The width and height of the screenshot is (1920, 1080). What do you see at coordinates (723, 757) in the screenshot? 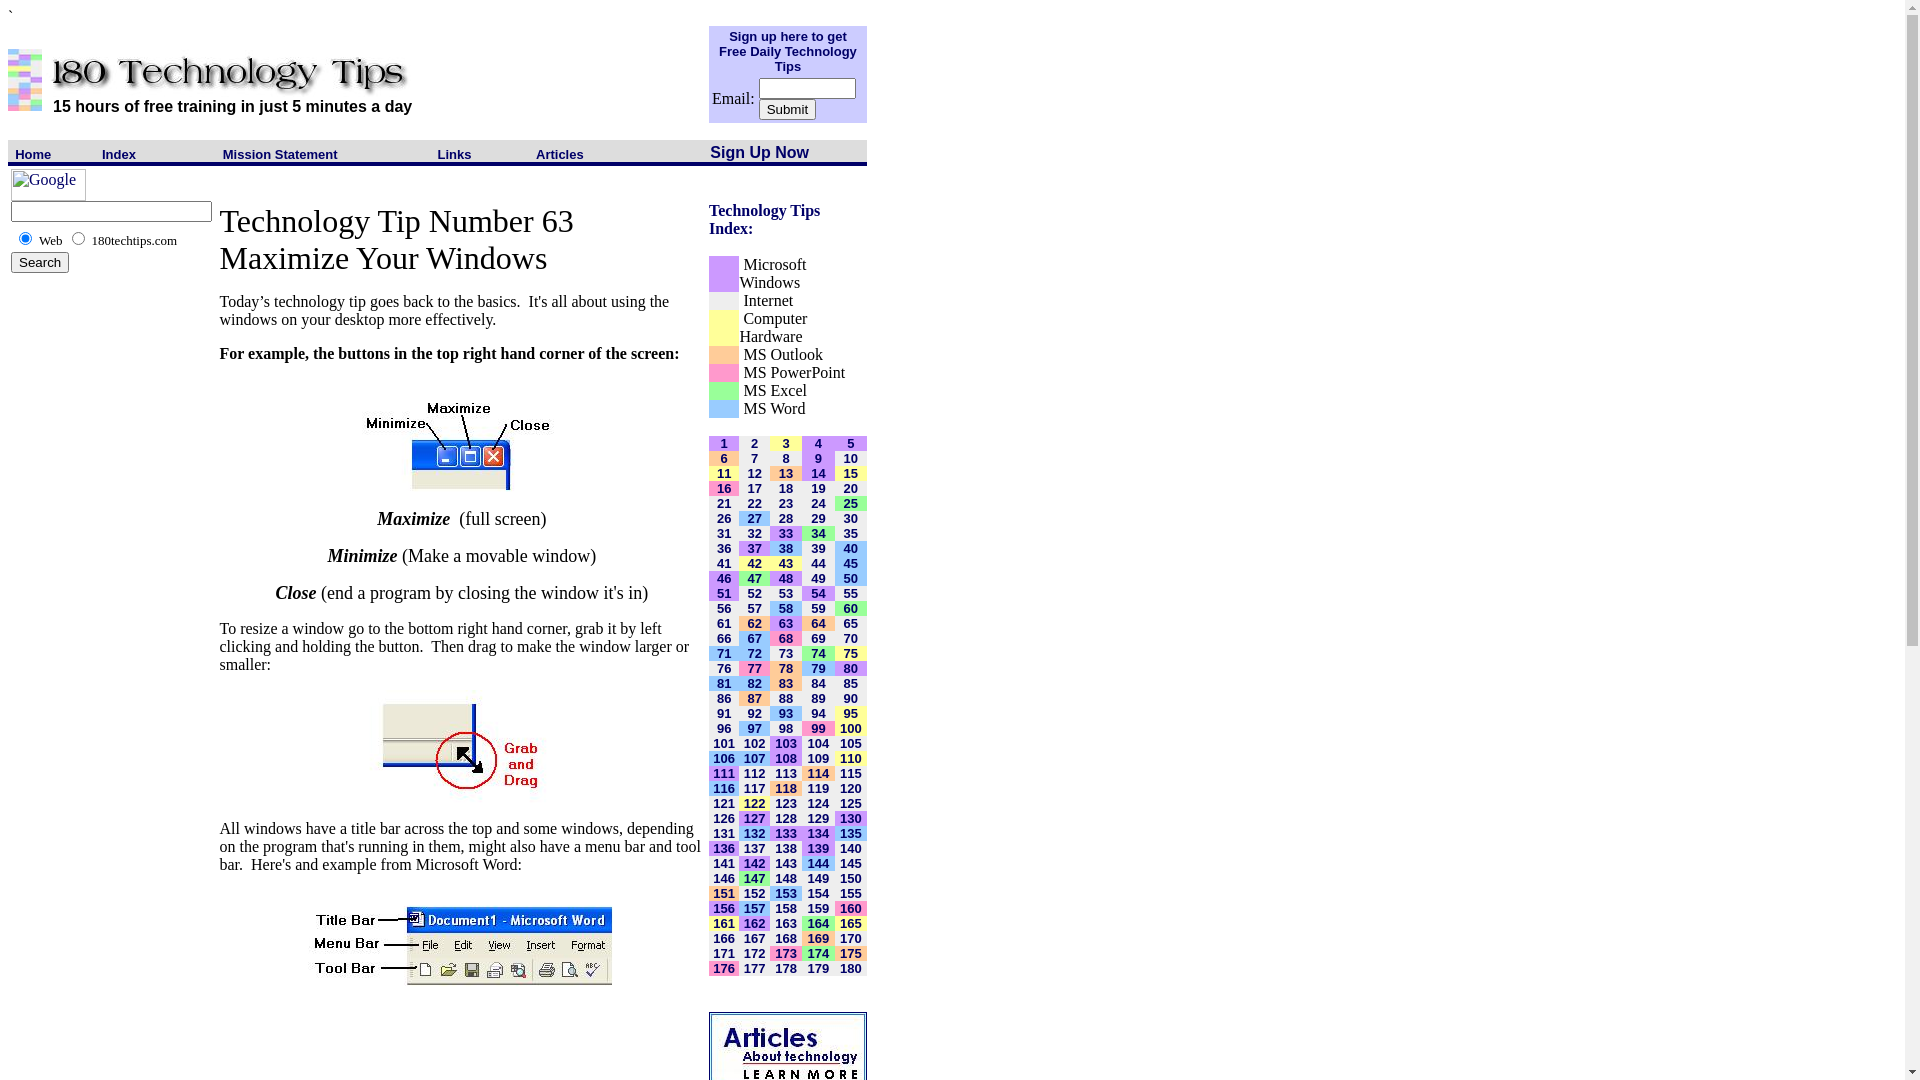
I see `'106'` at bounding box center [723, 757].